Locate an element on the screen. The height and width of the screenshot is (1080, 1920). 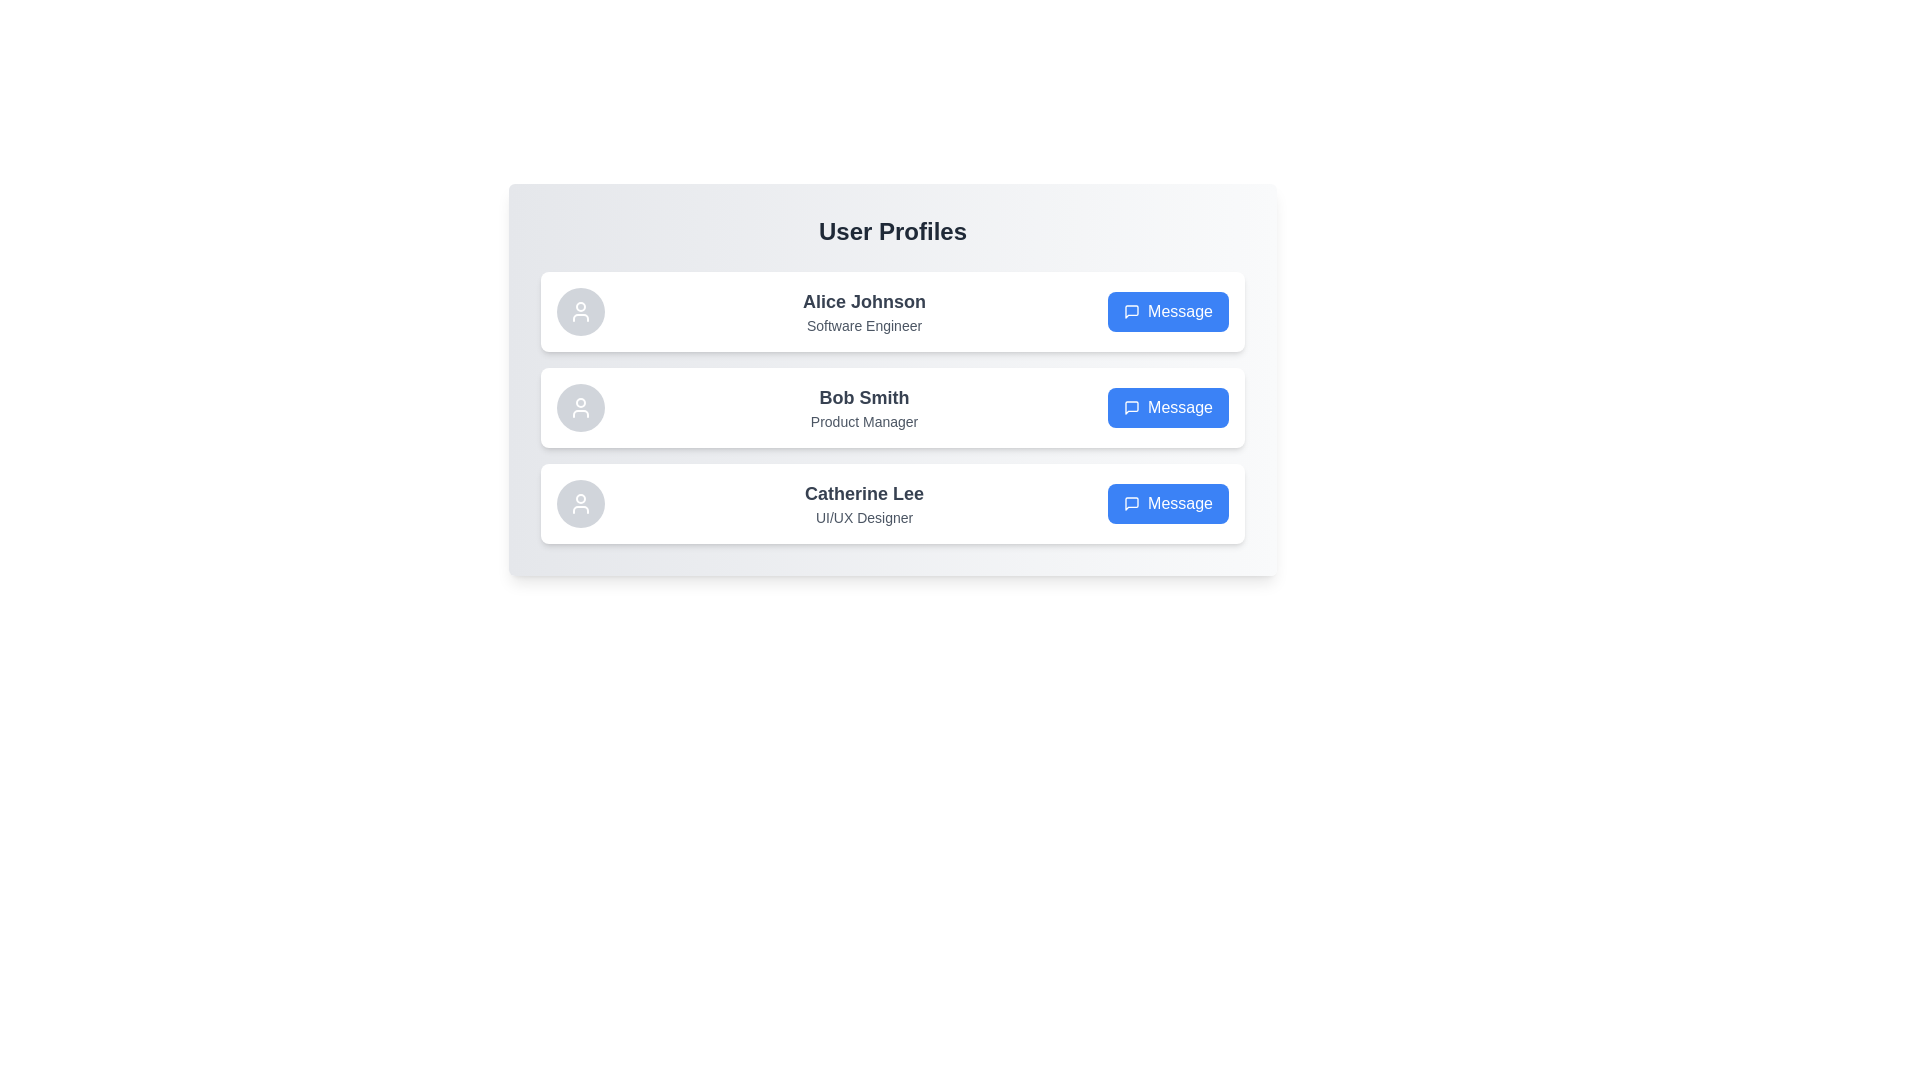
the text of Product Manager to select it is located at coordinates (864, 420).